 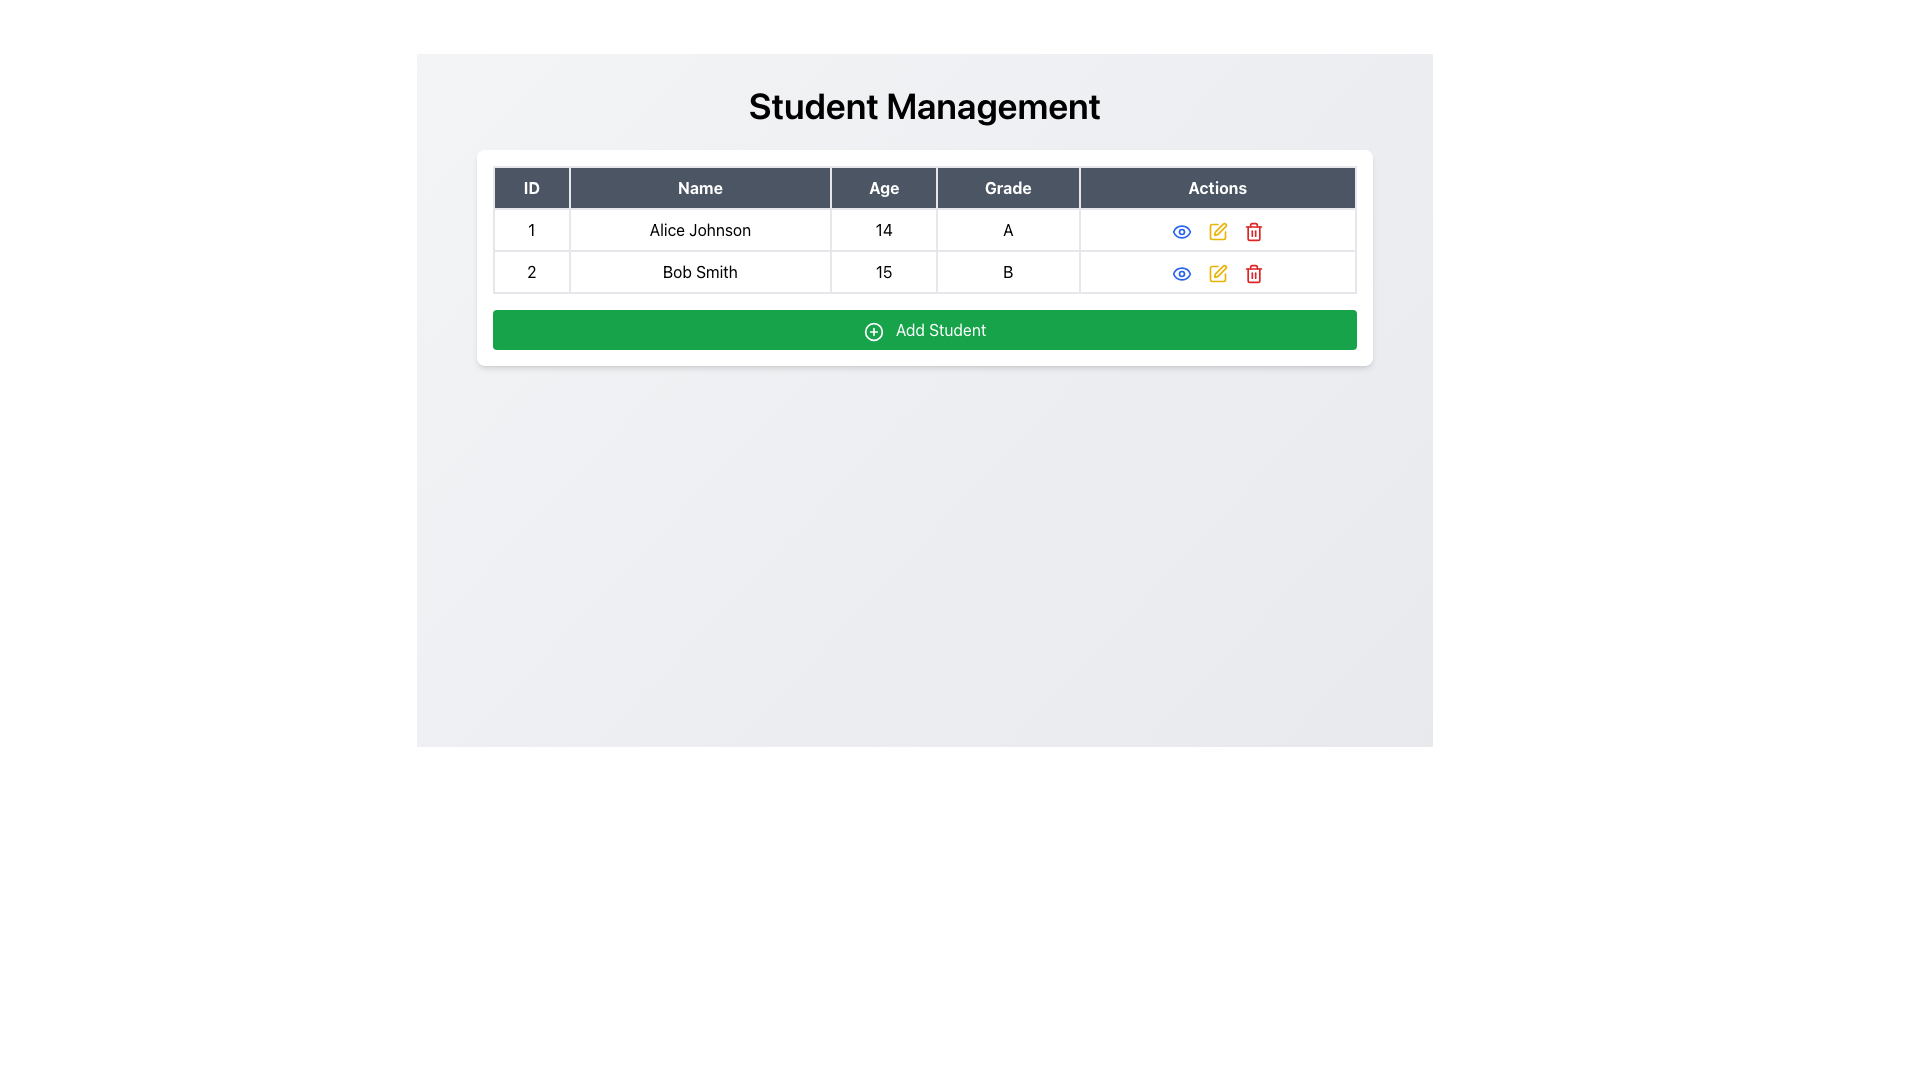 I want to click on the Text label displaying the age of a student, located in the first row and third column of the table, between 'Alice Johnson' and 'A', so click(x=883, y=229).